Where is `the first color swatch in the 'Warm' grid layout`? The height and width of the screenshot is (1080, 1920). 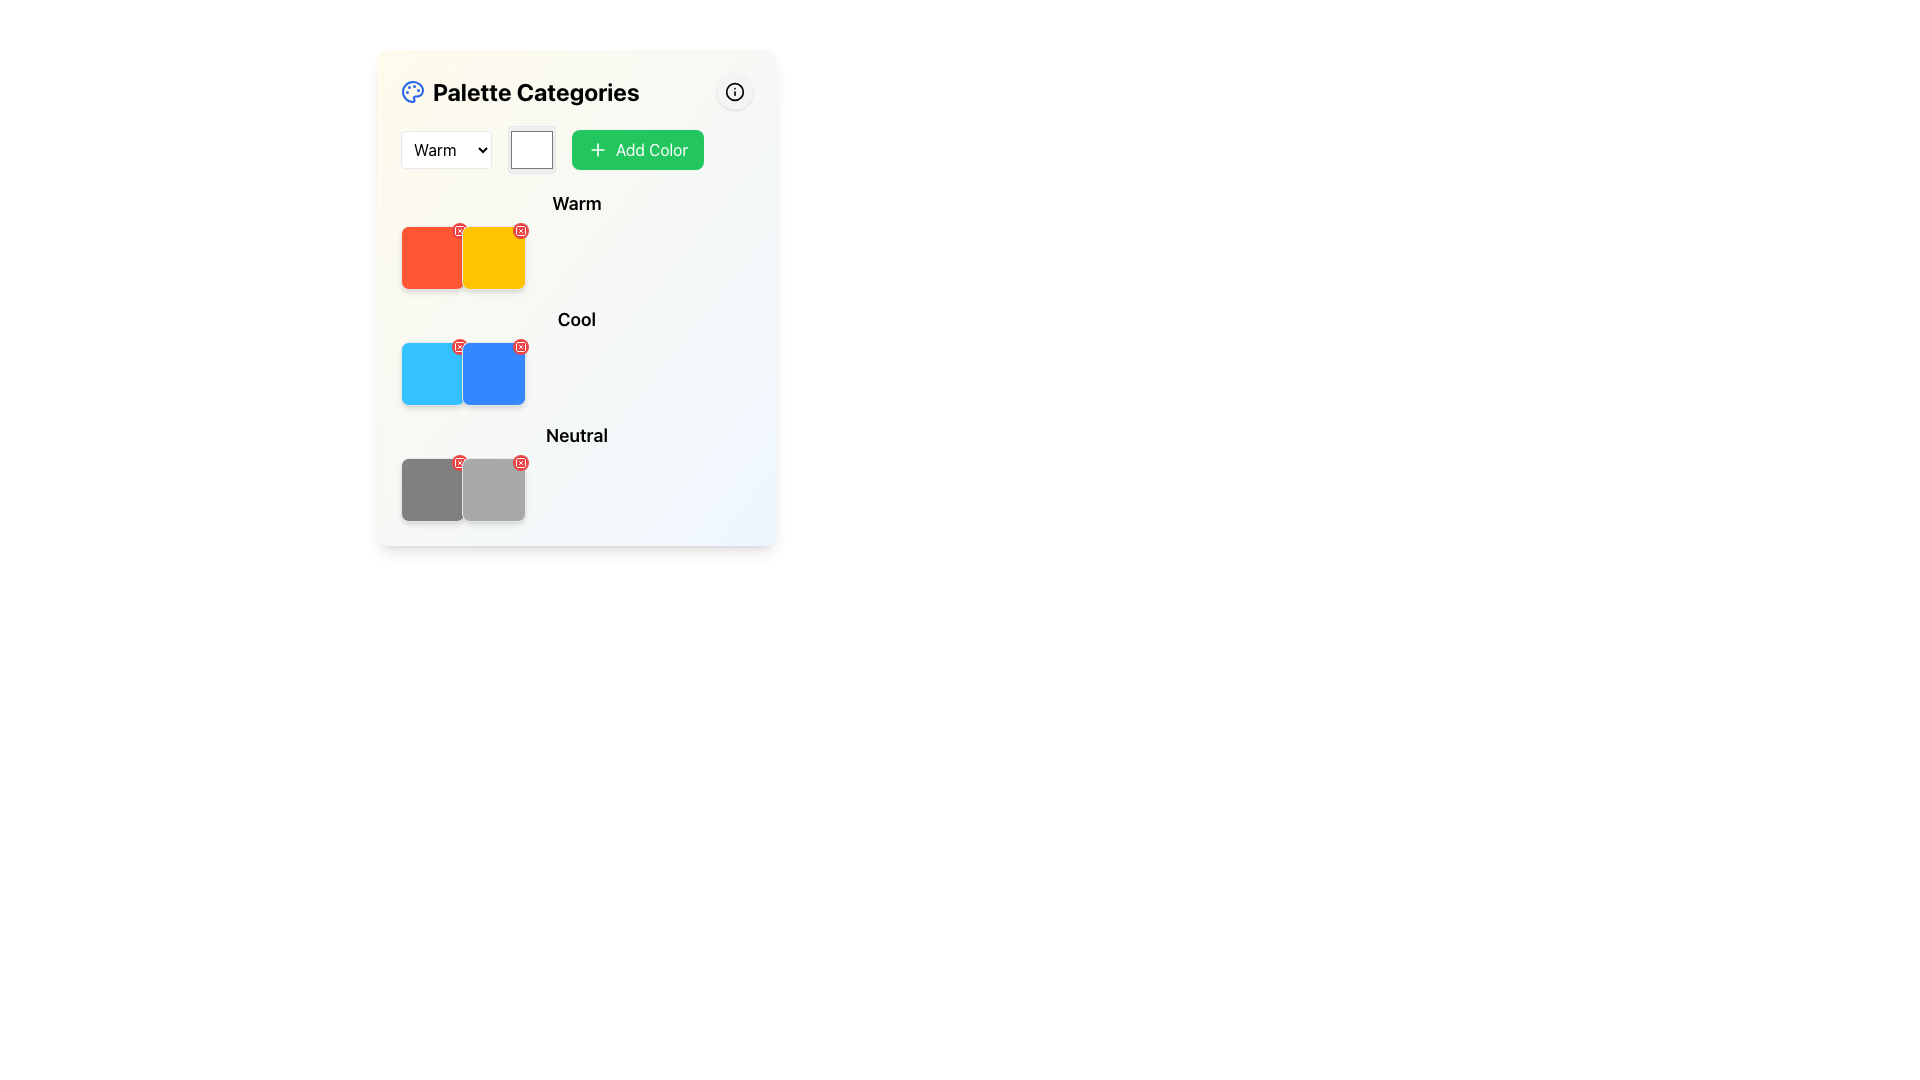 the first color swatch in the 'Warm' grid layout is located at coordinates (431, 257).